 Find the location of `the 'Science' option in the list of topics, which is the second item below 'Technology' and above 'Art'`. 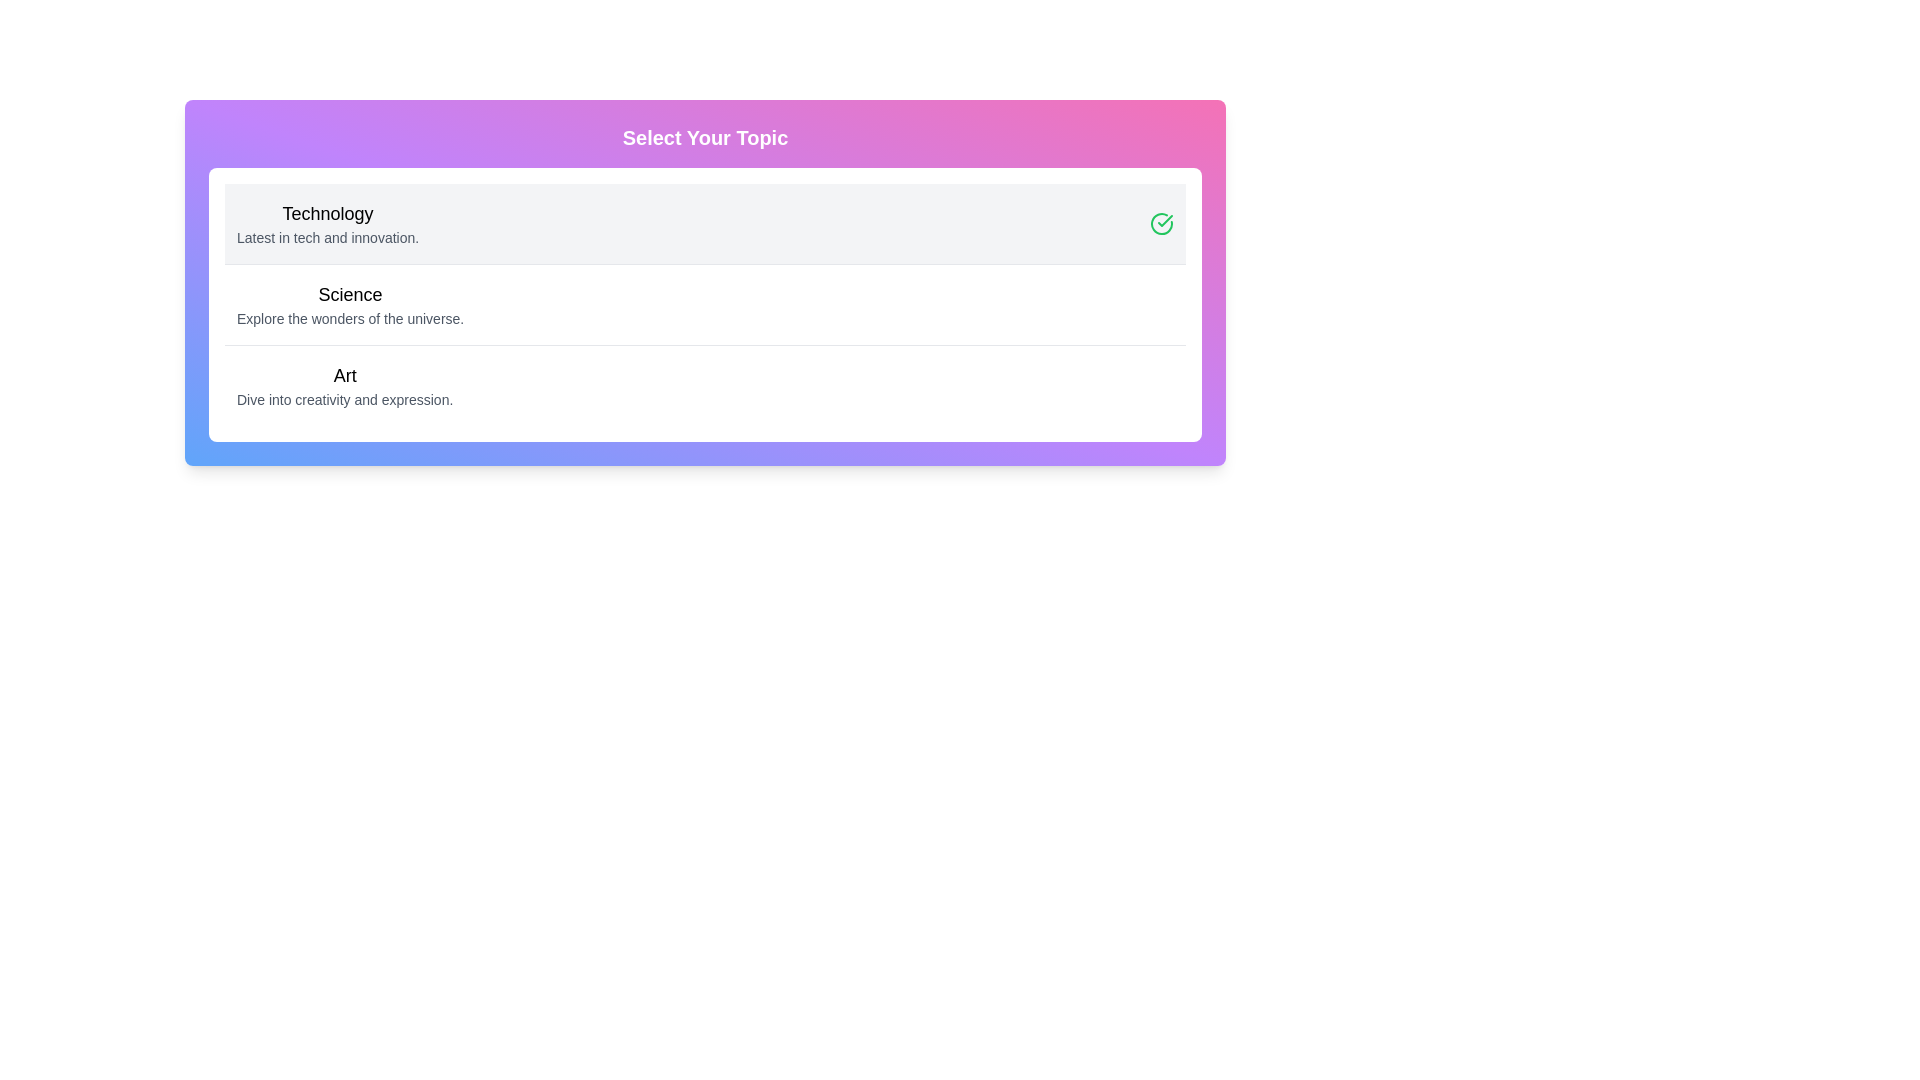

the 'Science' option in the list of topics, which is the second item below 'Technology' and above 'Art' is located at coordinates (350, 304).